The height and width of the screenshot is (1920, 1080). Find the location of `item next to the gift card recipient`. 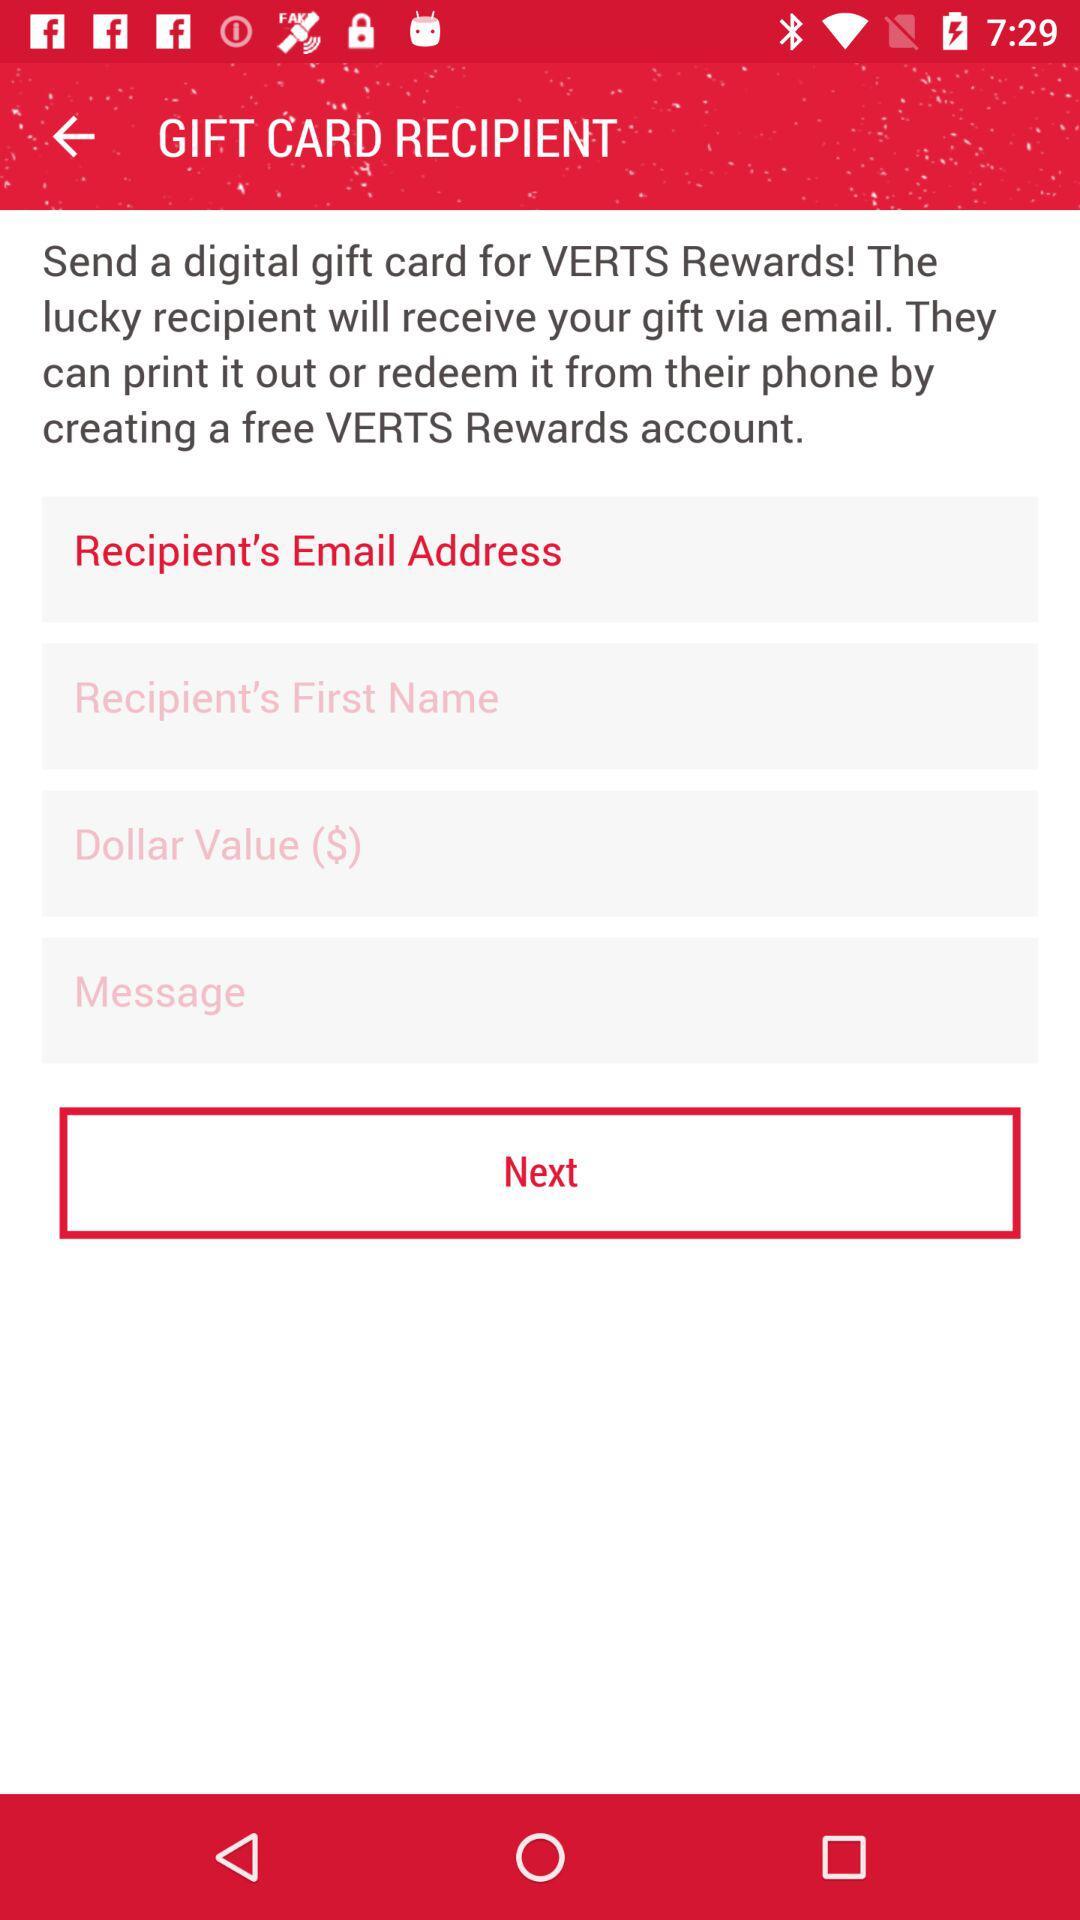

item next to the gift card recipient is located at coordinates (72, 135).